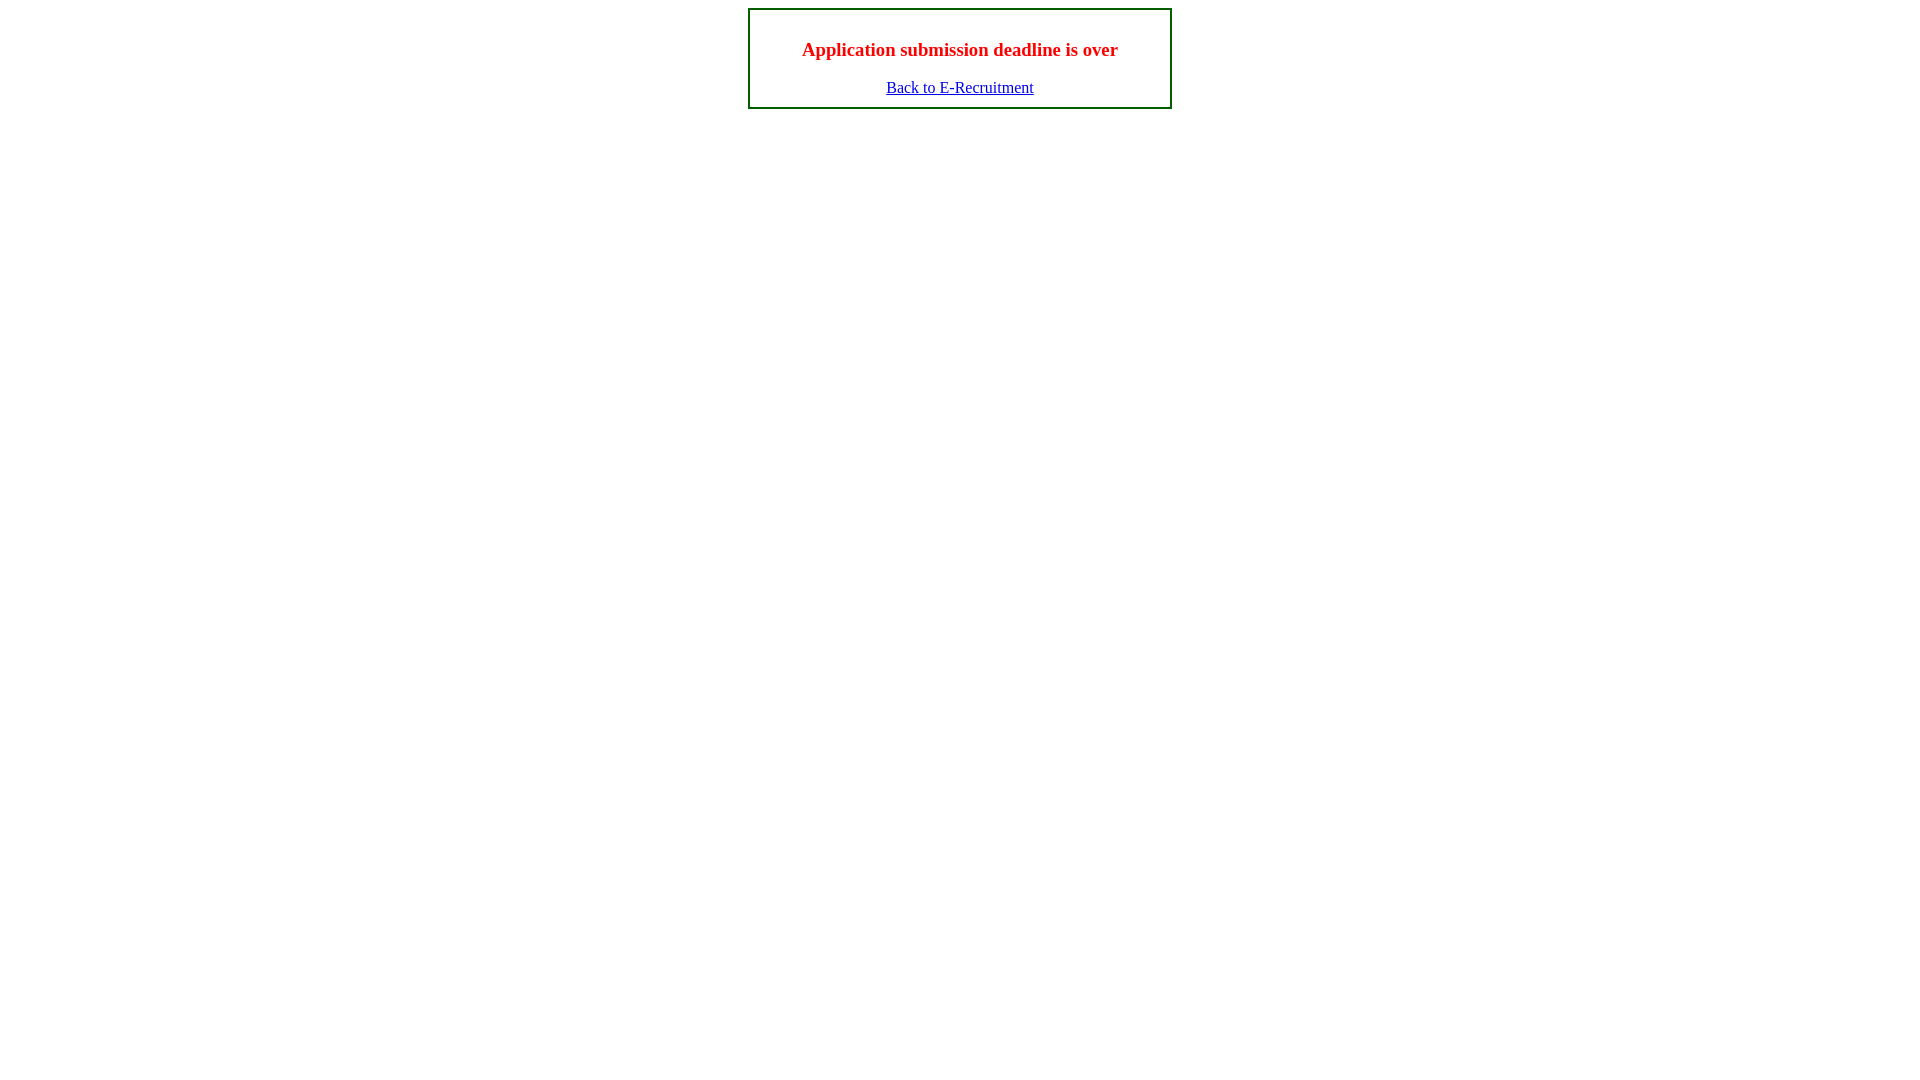  I want to click on 'Back to E-Recruitment', so click(960, 86).